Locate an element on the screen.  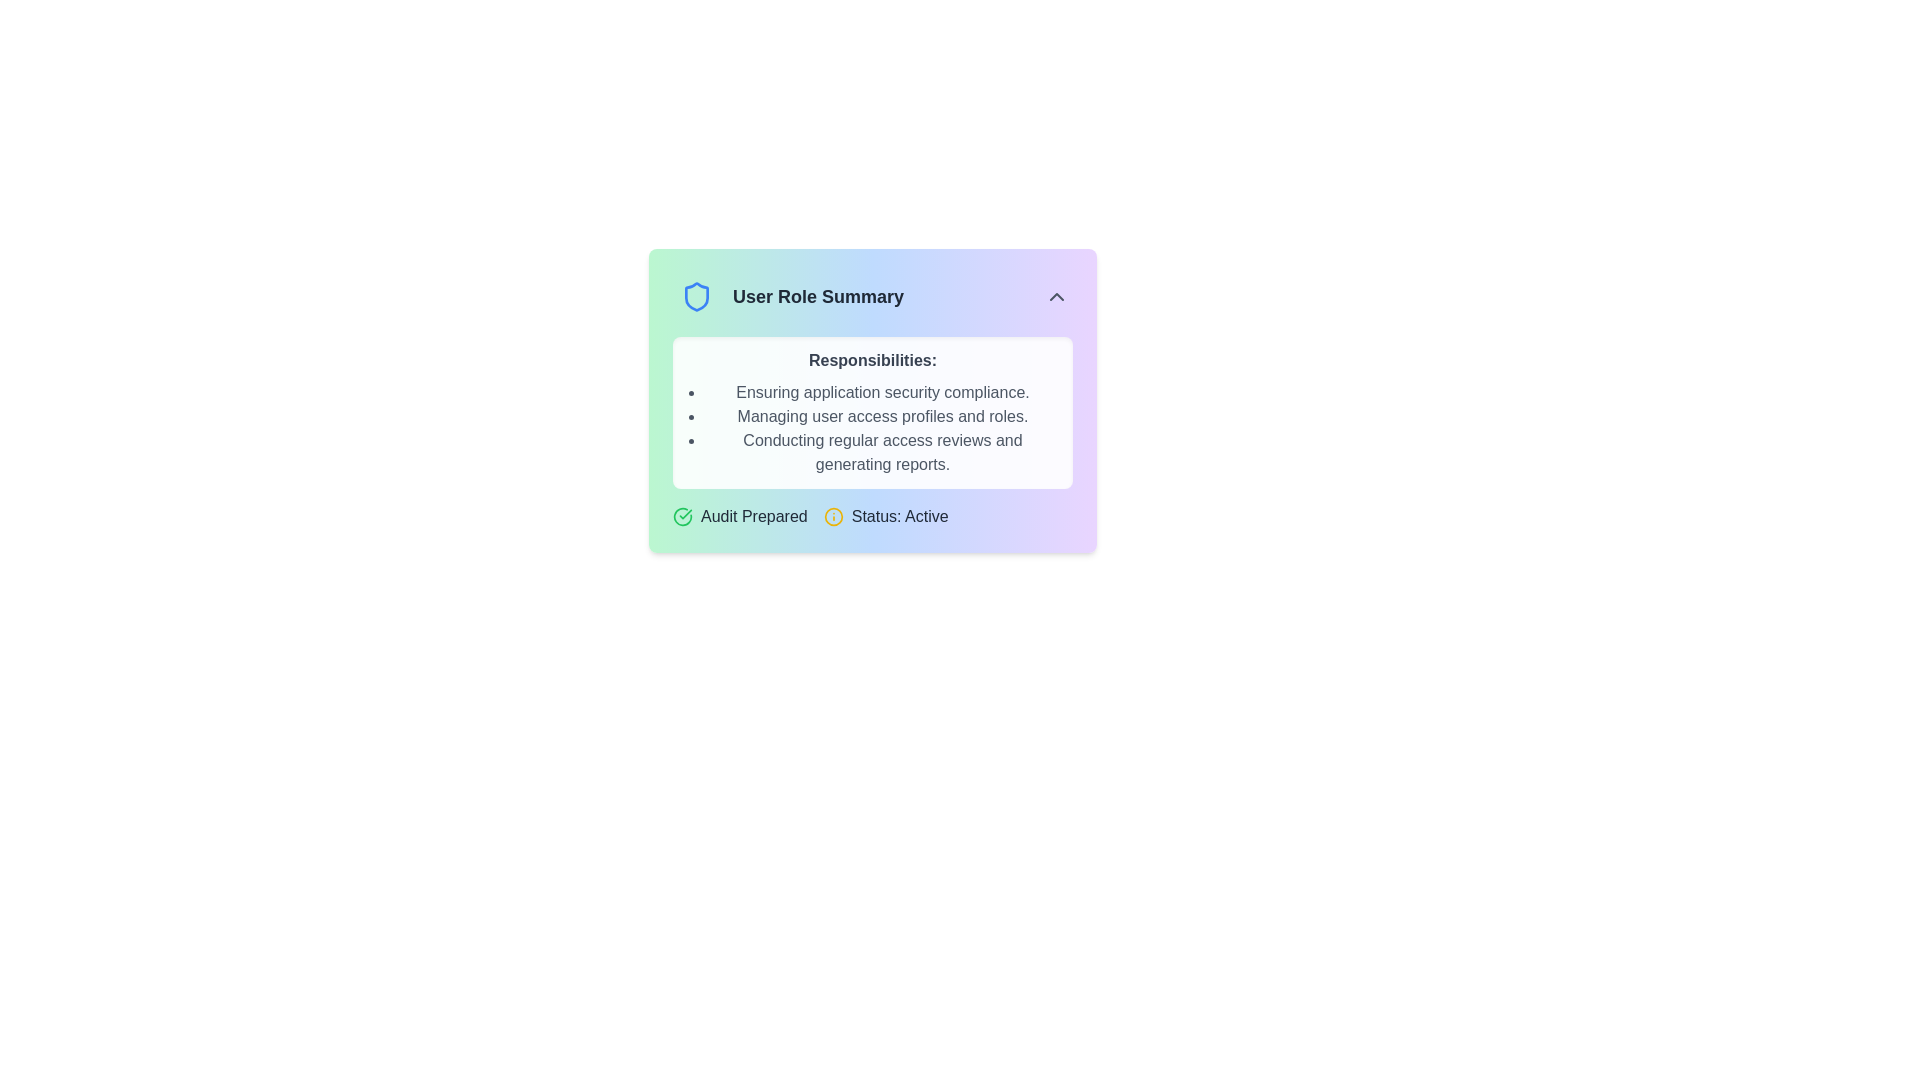
the 'Audit Prepared' green checkmark icon or the 'Status: Active' yellow information icon in the Status display widget for details is located at coordinates (873, 515).